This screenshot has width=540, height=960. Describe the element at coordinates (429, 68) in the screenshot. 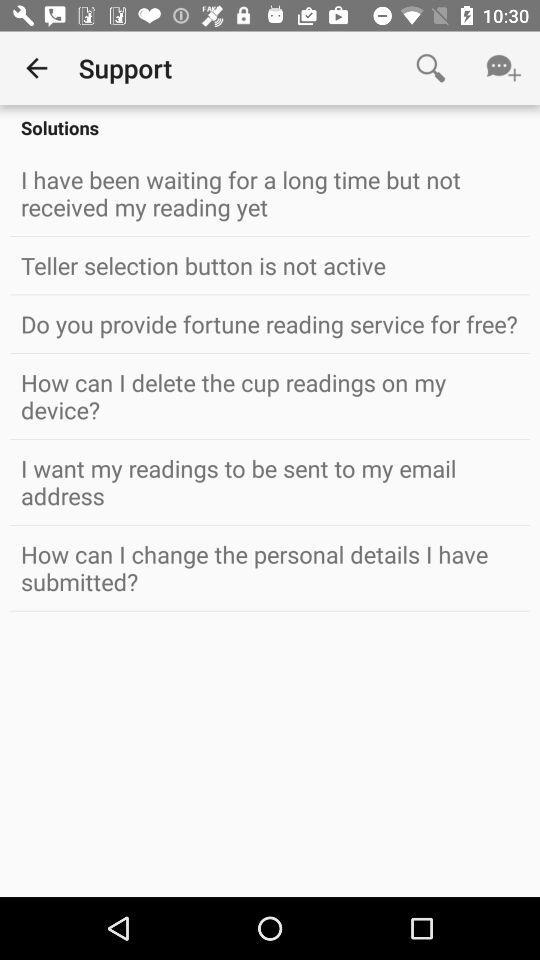

I see `icon above solutions` at that location.